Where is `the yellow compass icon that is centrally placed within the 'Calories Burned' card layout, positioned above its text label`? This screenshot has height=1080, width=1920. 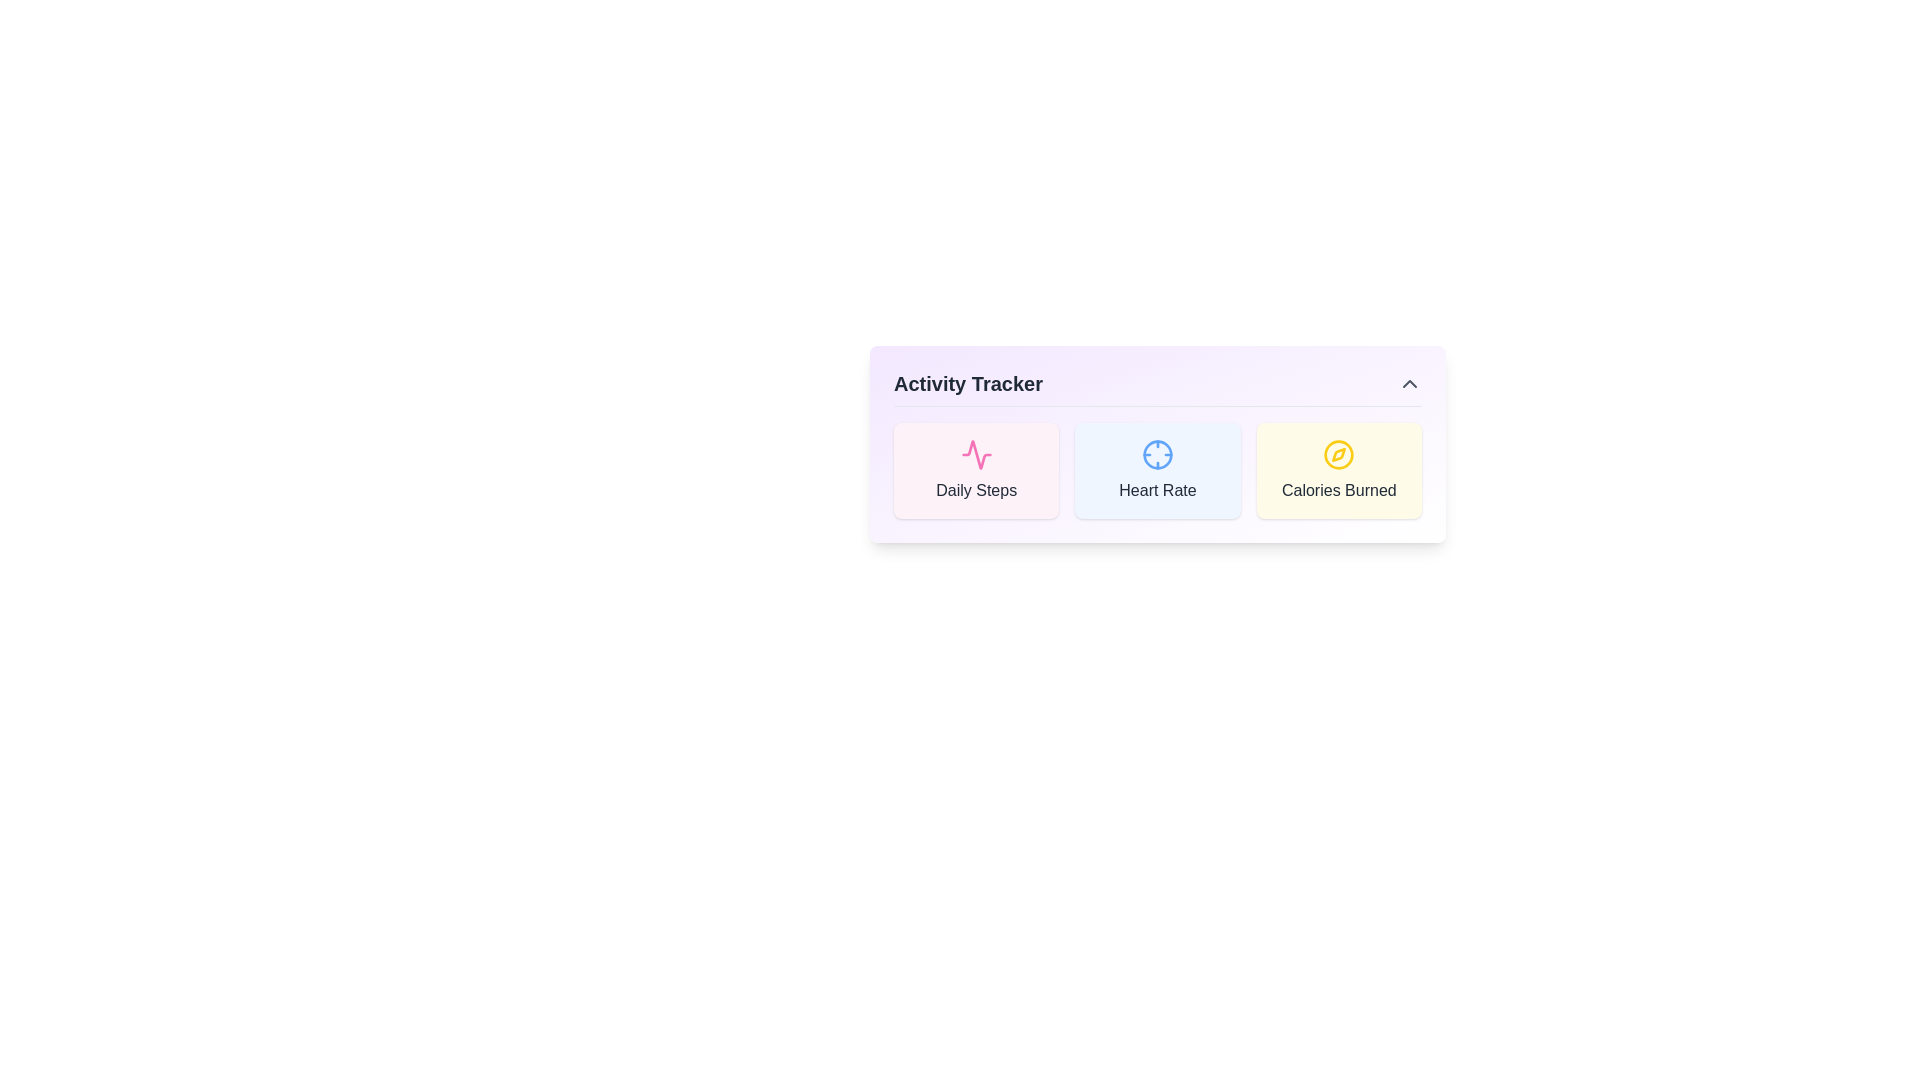
the yellow compass icon that is centrally placed within the 'Calories Burned' card layout, positioned above its text label is located at coordinates (1339, 455).